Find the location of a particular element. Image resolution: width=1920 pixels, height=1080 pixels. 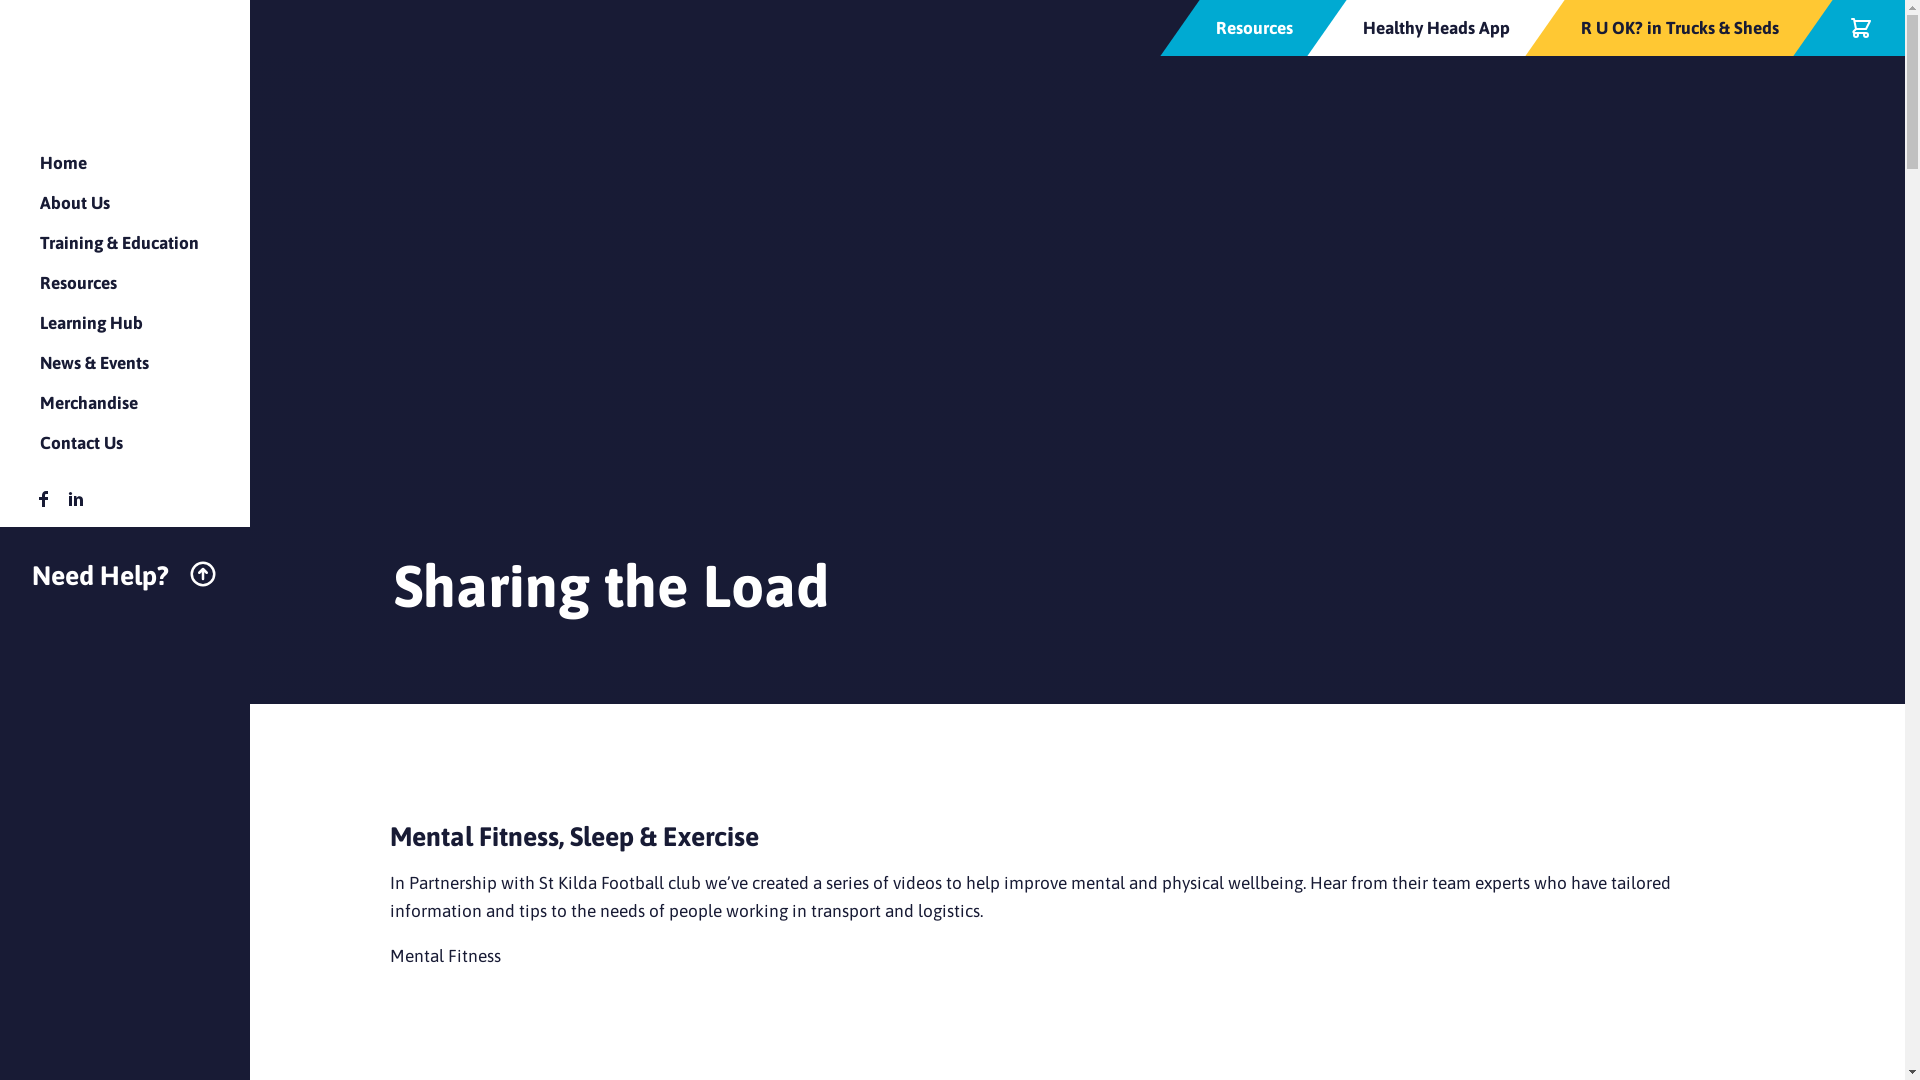

'News & Events' is located at coordinates (93, 362).